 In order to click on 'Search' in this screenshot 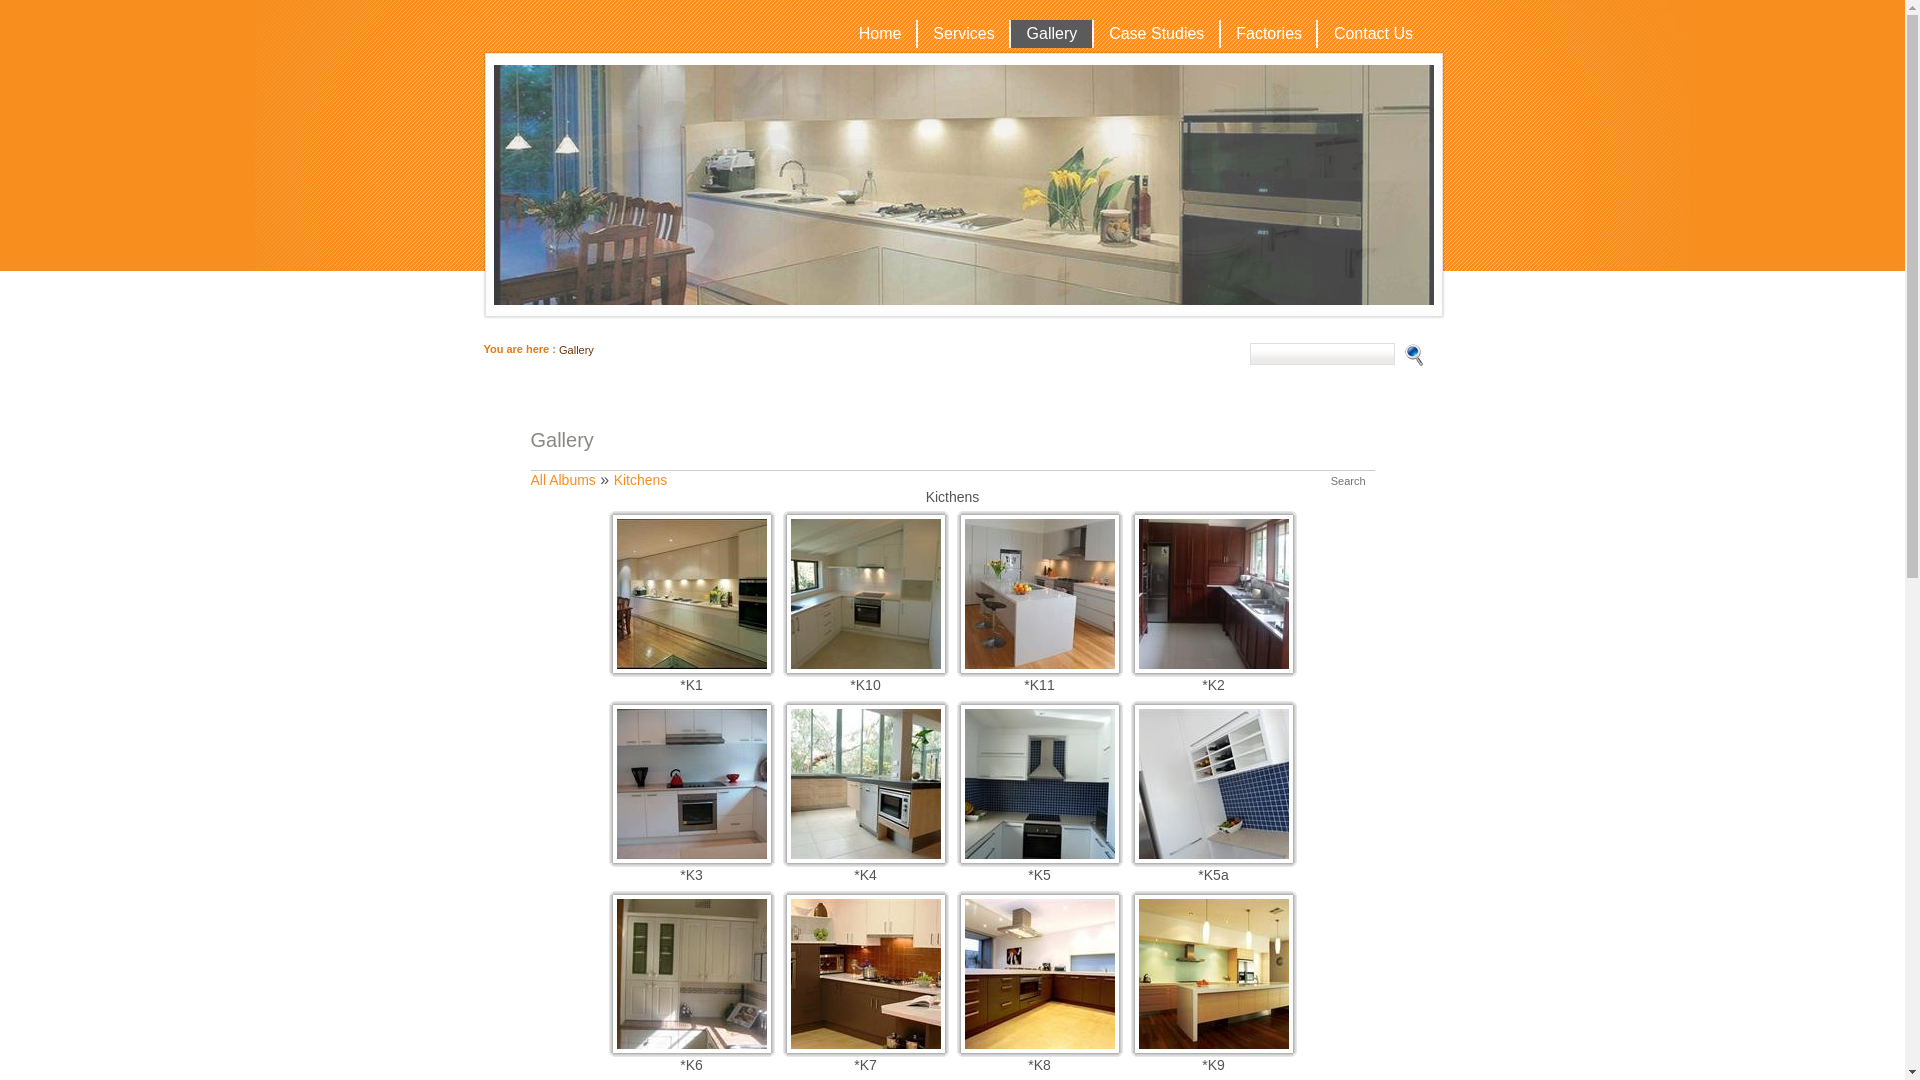, I will do `click(1348, 481)`.